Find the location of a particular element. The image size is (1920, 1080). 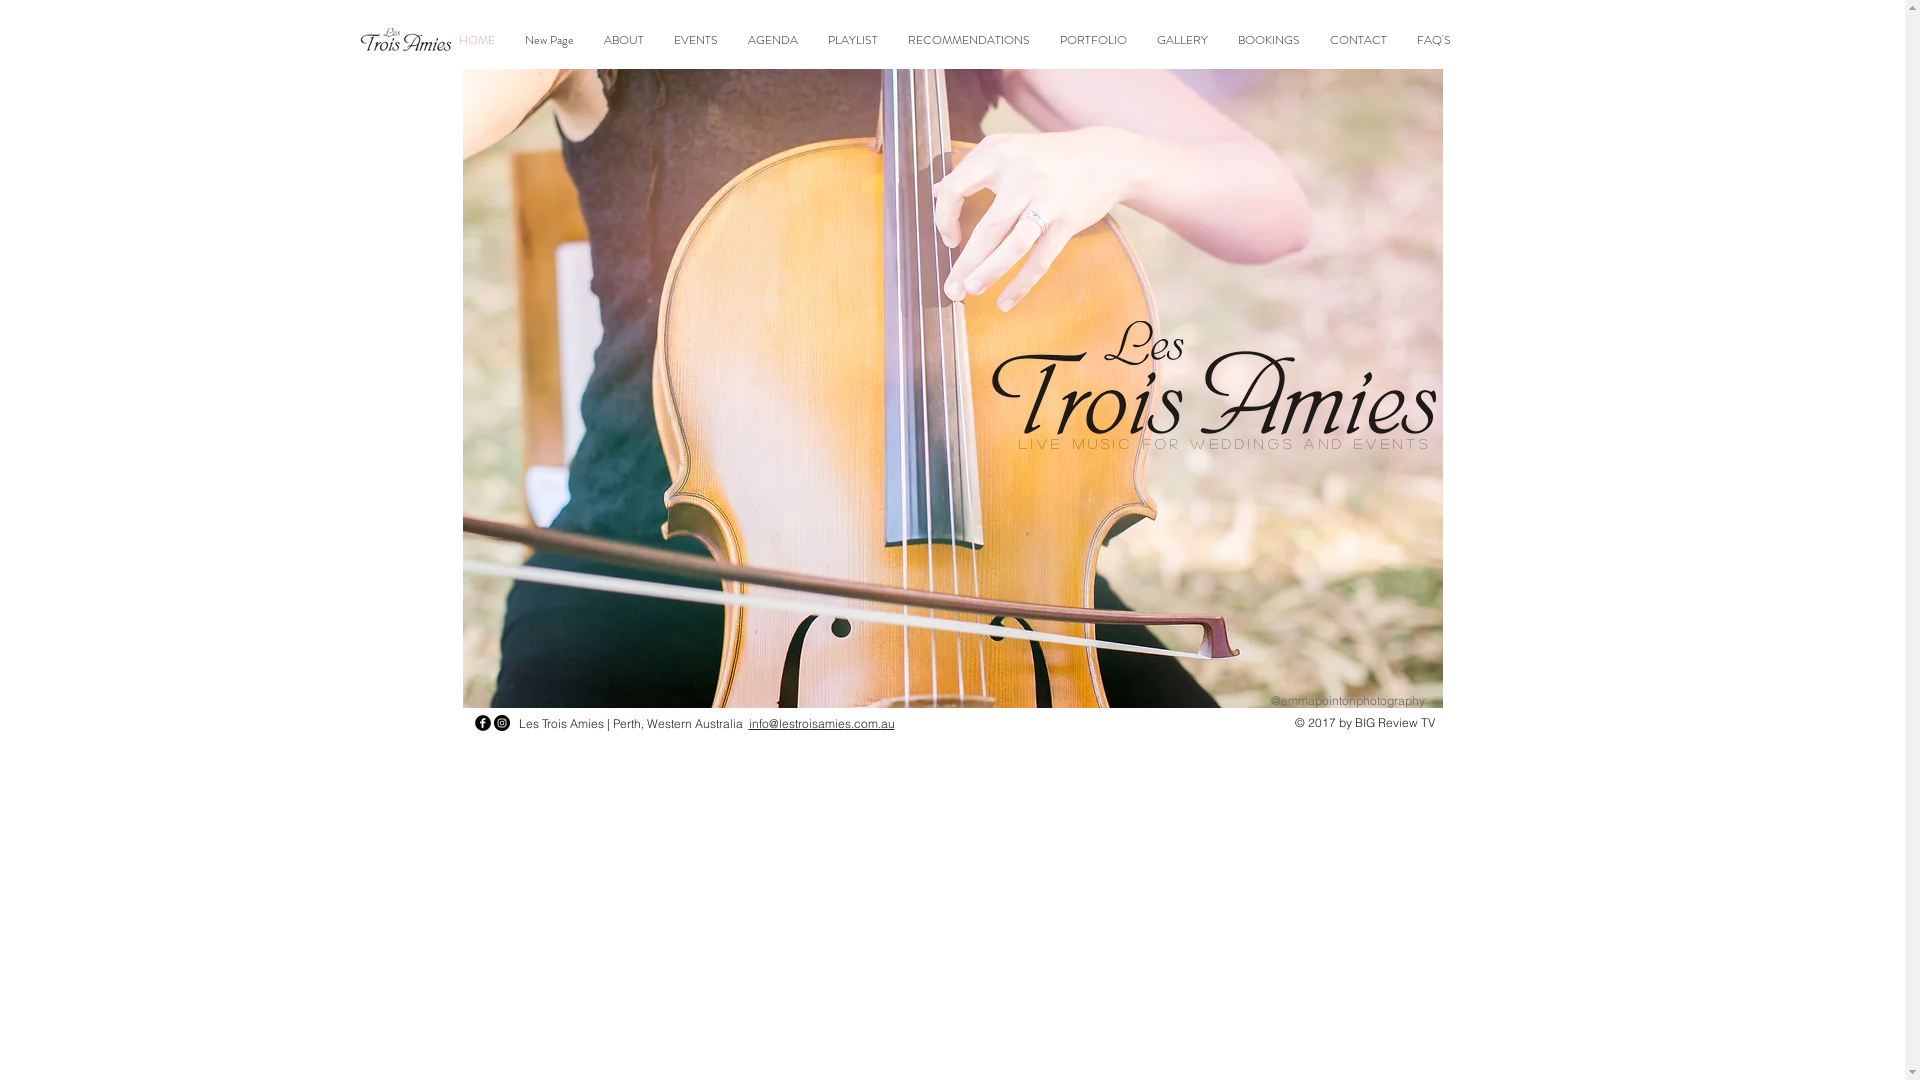

'PORTFOLIO' is located at coordinates (1092, 40).